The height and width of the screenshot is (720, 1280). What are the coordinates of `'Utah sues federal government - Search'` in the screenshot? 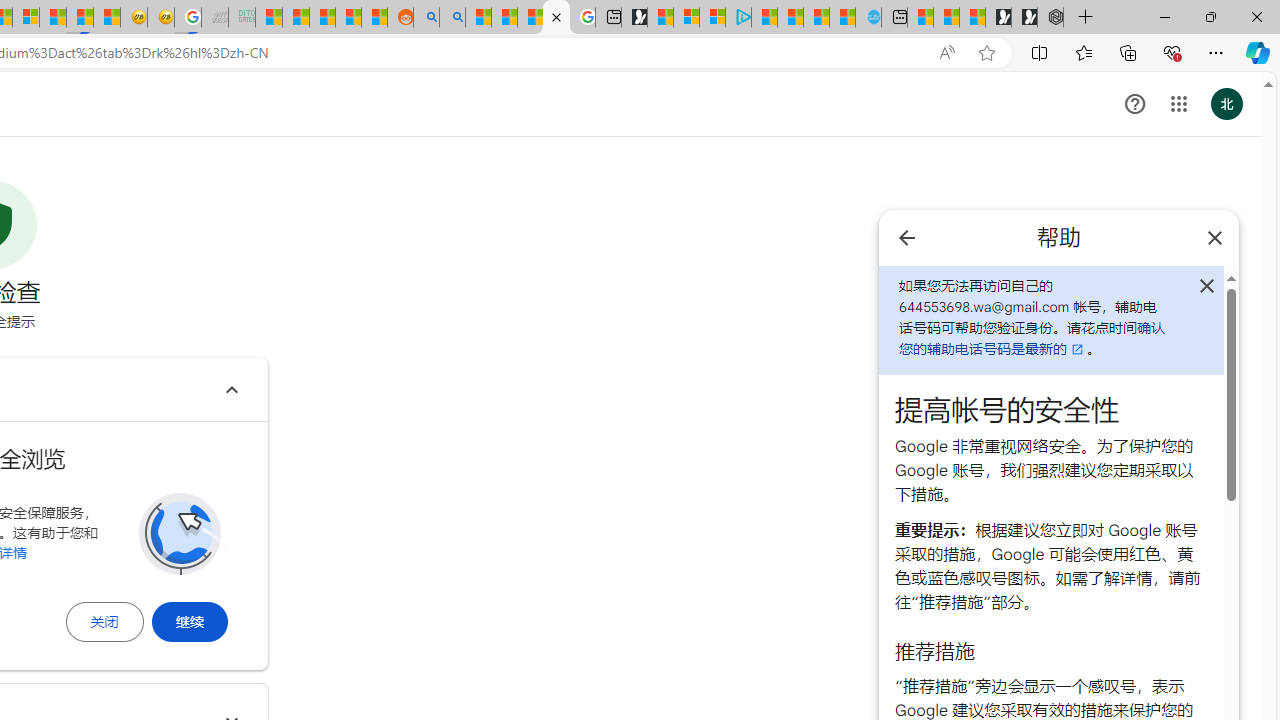 It's located at (451, 17).